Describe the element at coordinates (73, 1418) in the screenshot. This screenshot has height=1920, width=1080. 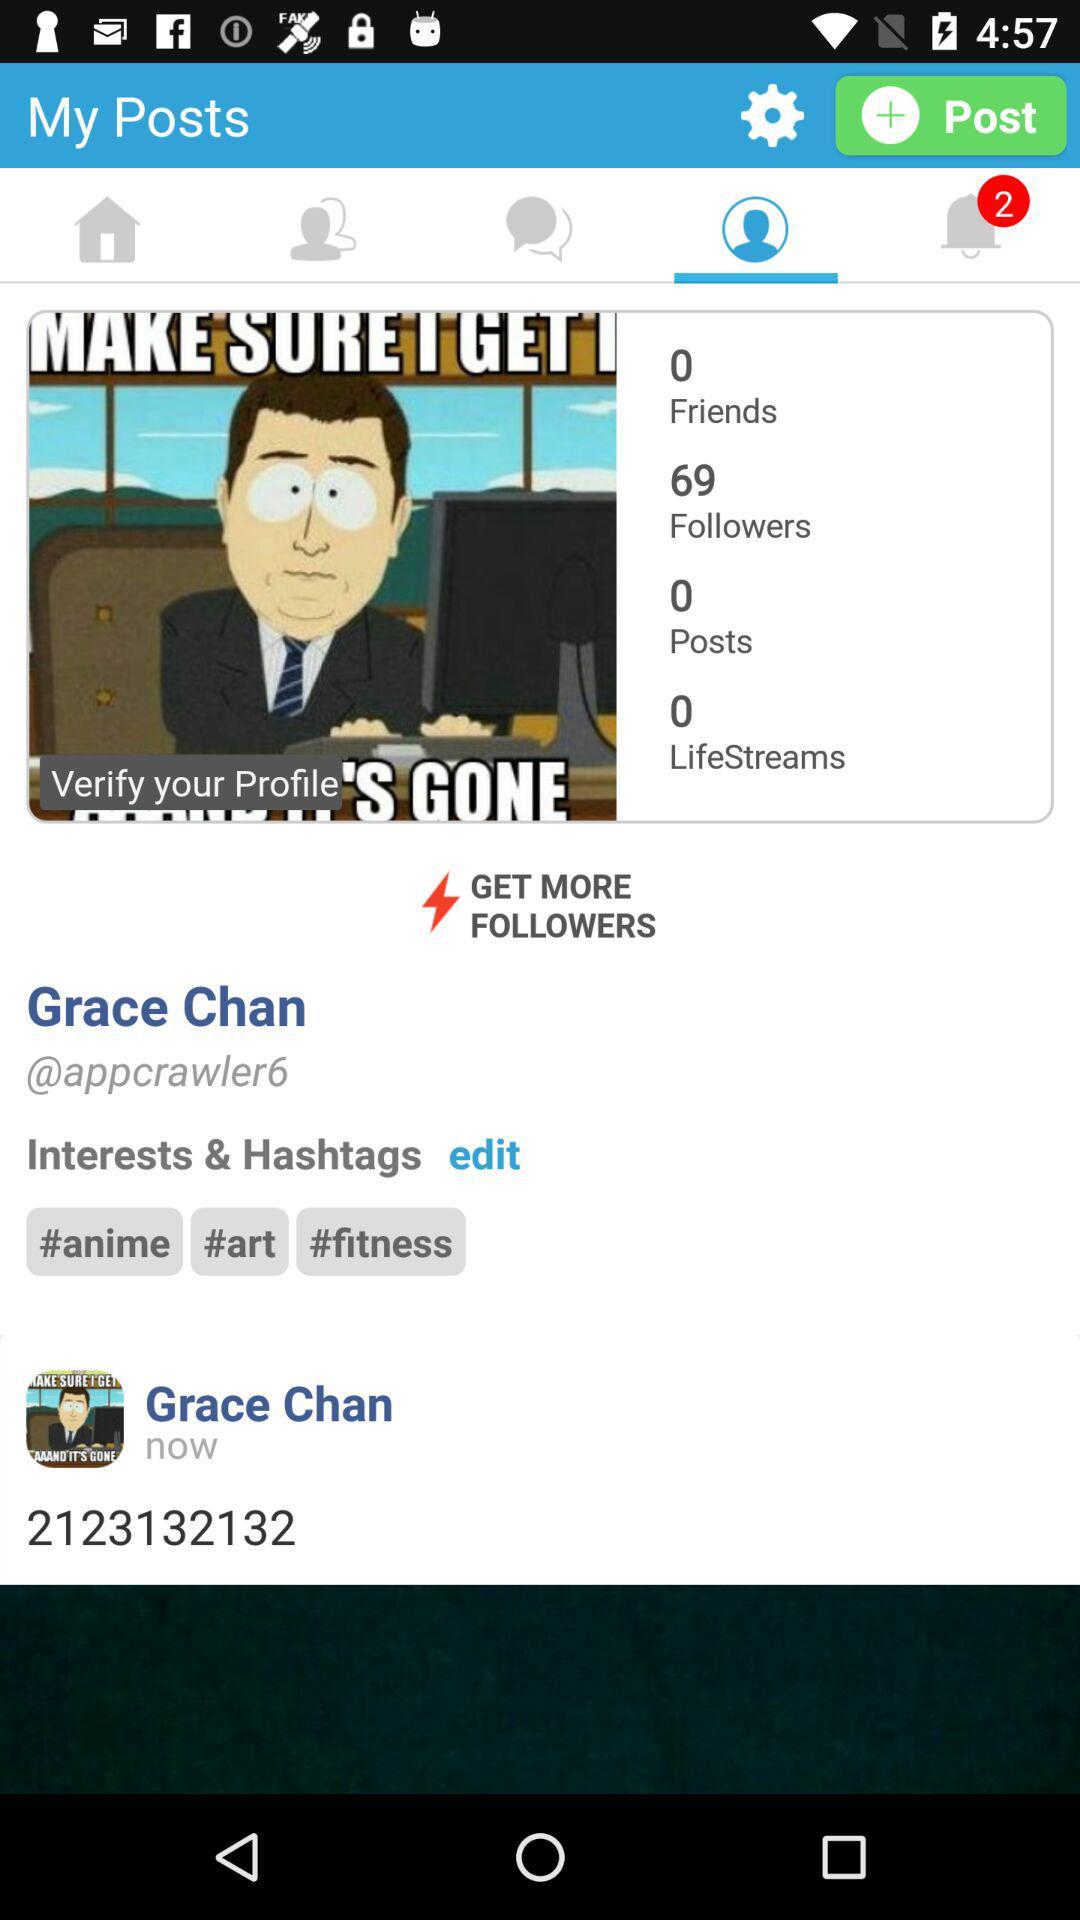
I see `the image which is before now on the page` at that location.